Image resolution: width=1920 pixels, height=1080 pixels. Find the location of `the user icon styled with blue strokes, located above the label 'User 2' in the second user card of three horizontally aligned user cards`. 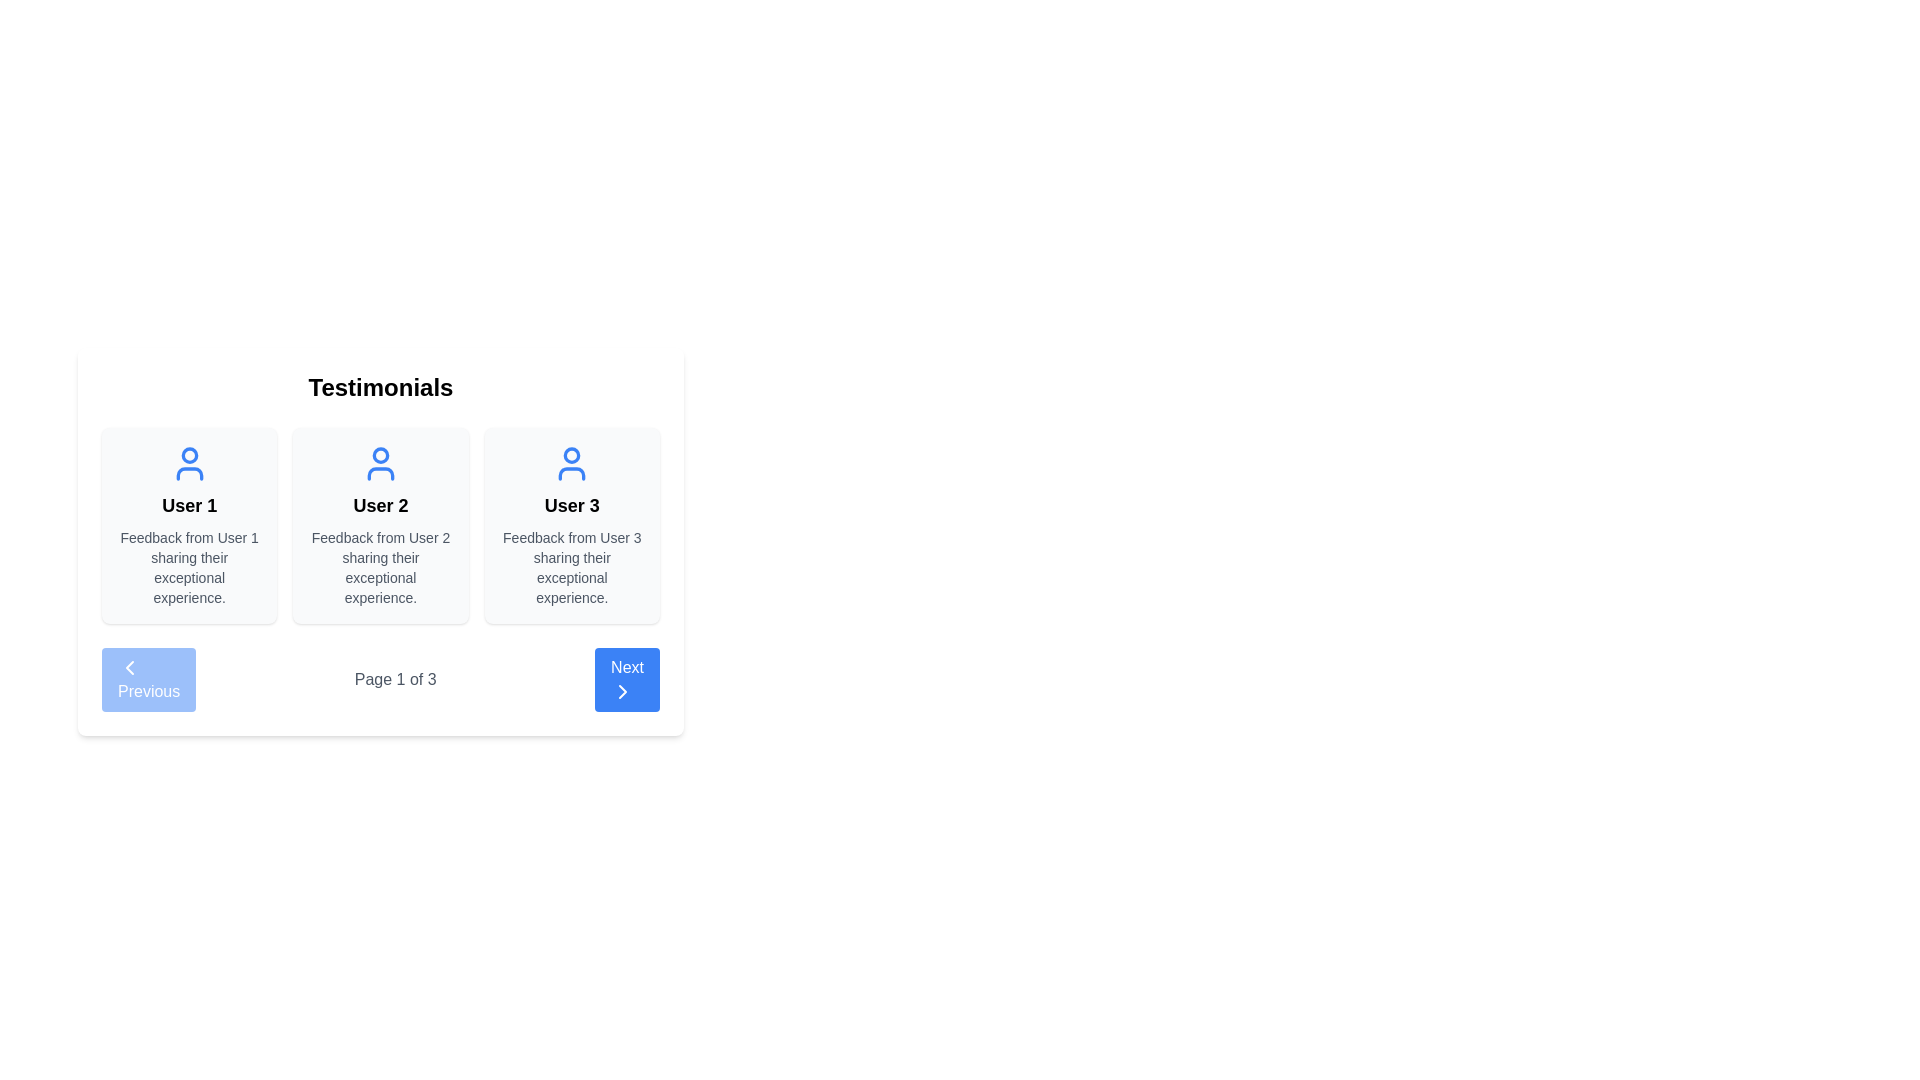

the user icon styled with blue strokes, located above the label 'User 2' in the second user card of three horizontally aligned user cards is located at coordinates (380, 463).